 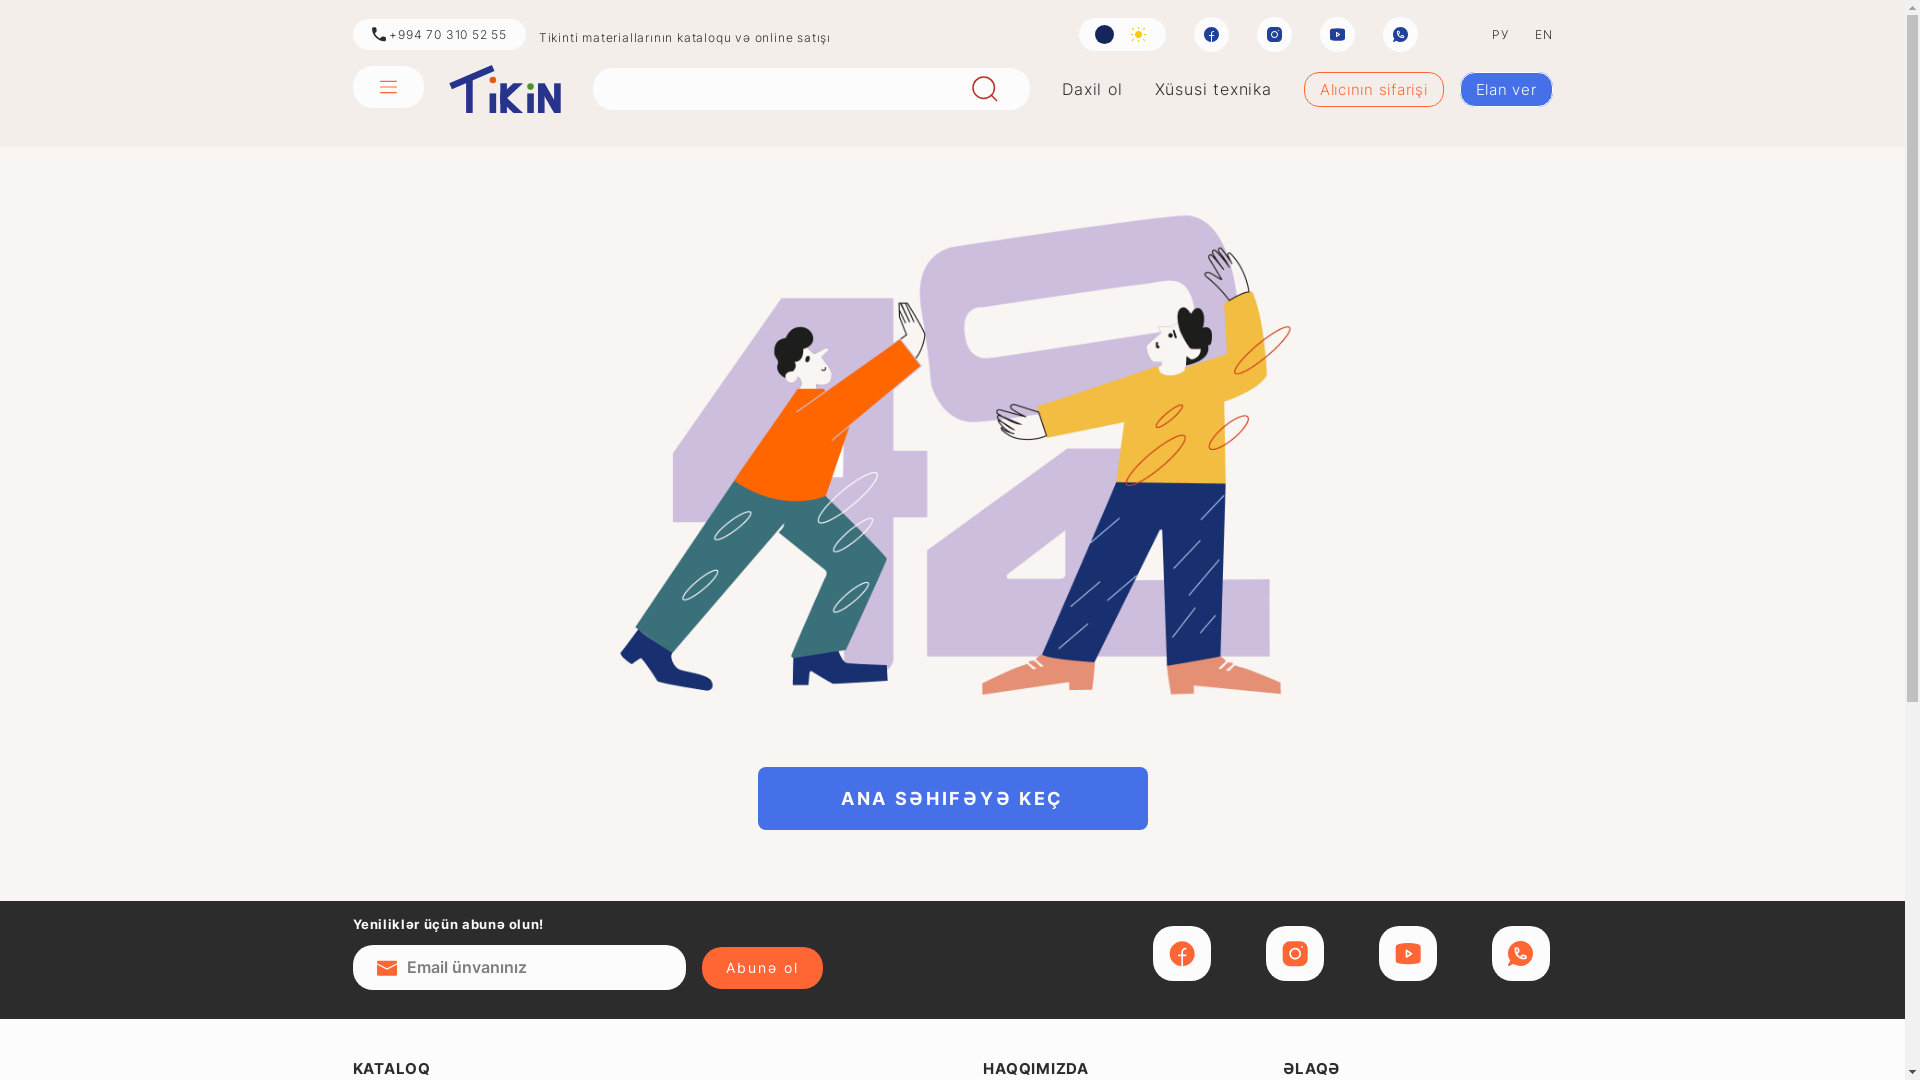 I want to click on 'HAQQIMIZDA', so click(x=1036, y=1067).